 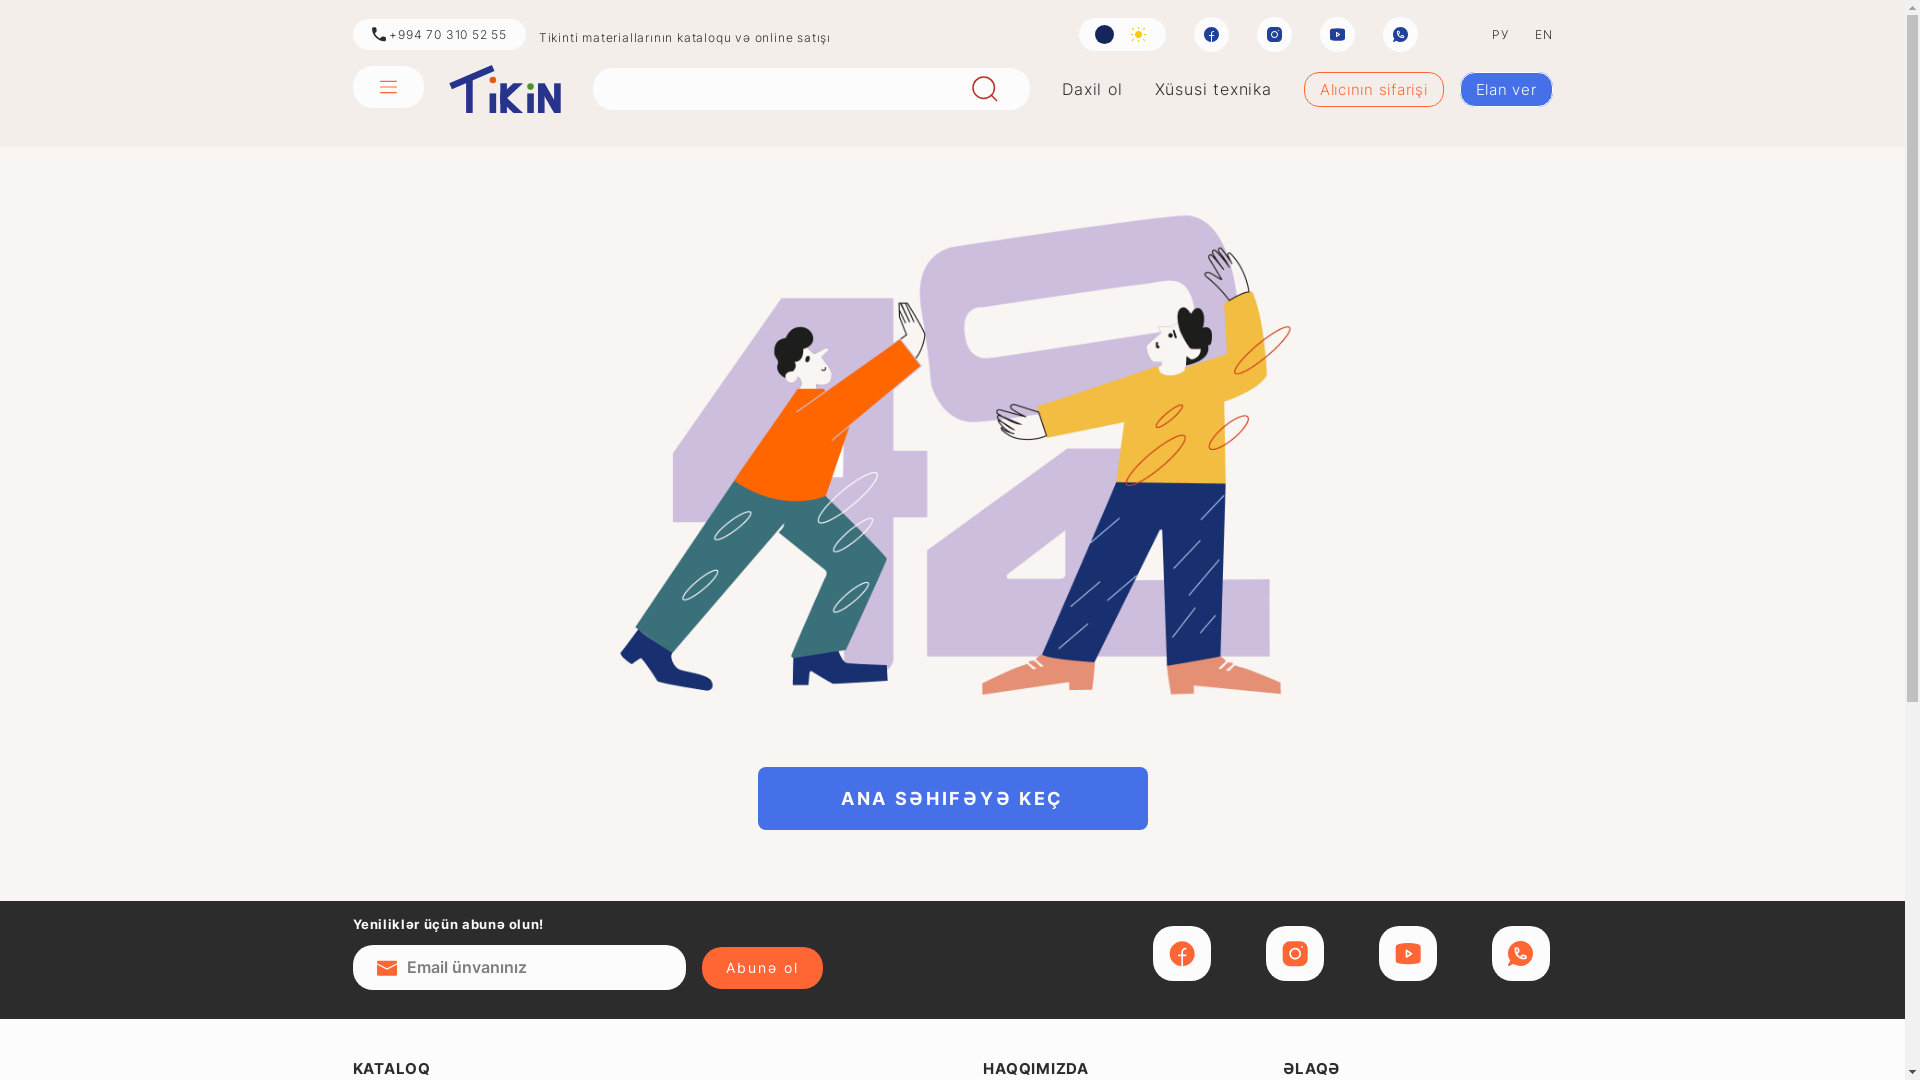 I want to click on 'HAQQIMIZDA', so click(x=1036, y=1067).